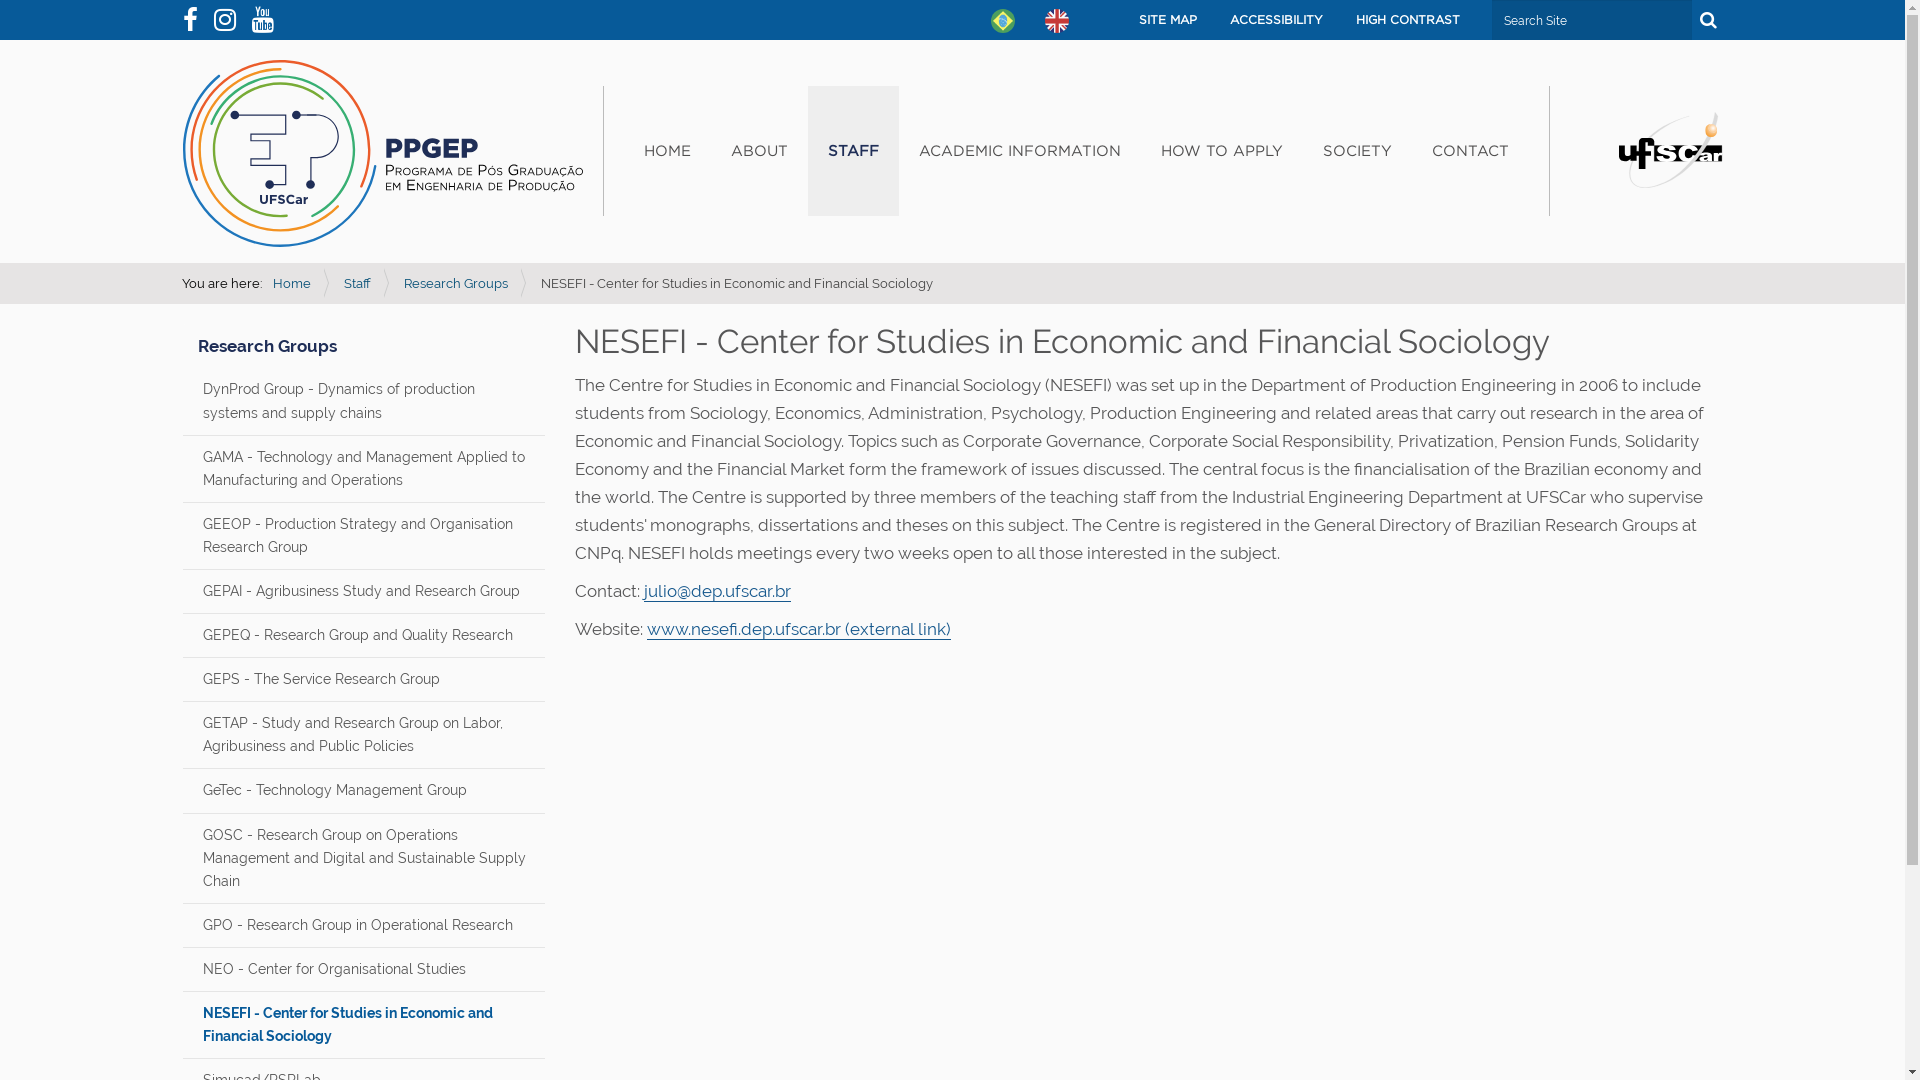 The height and width of the screenshot is (1080, 1920). What do you see at coordinates (1406, 19) in the screenshot?
I see `'HIGH CONTRAST'` at bounding box center [1406, 19].